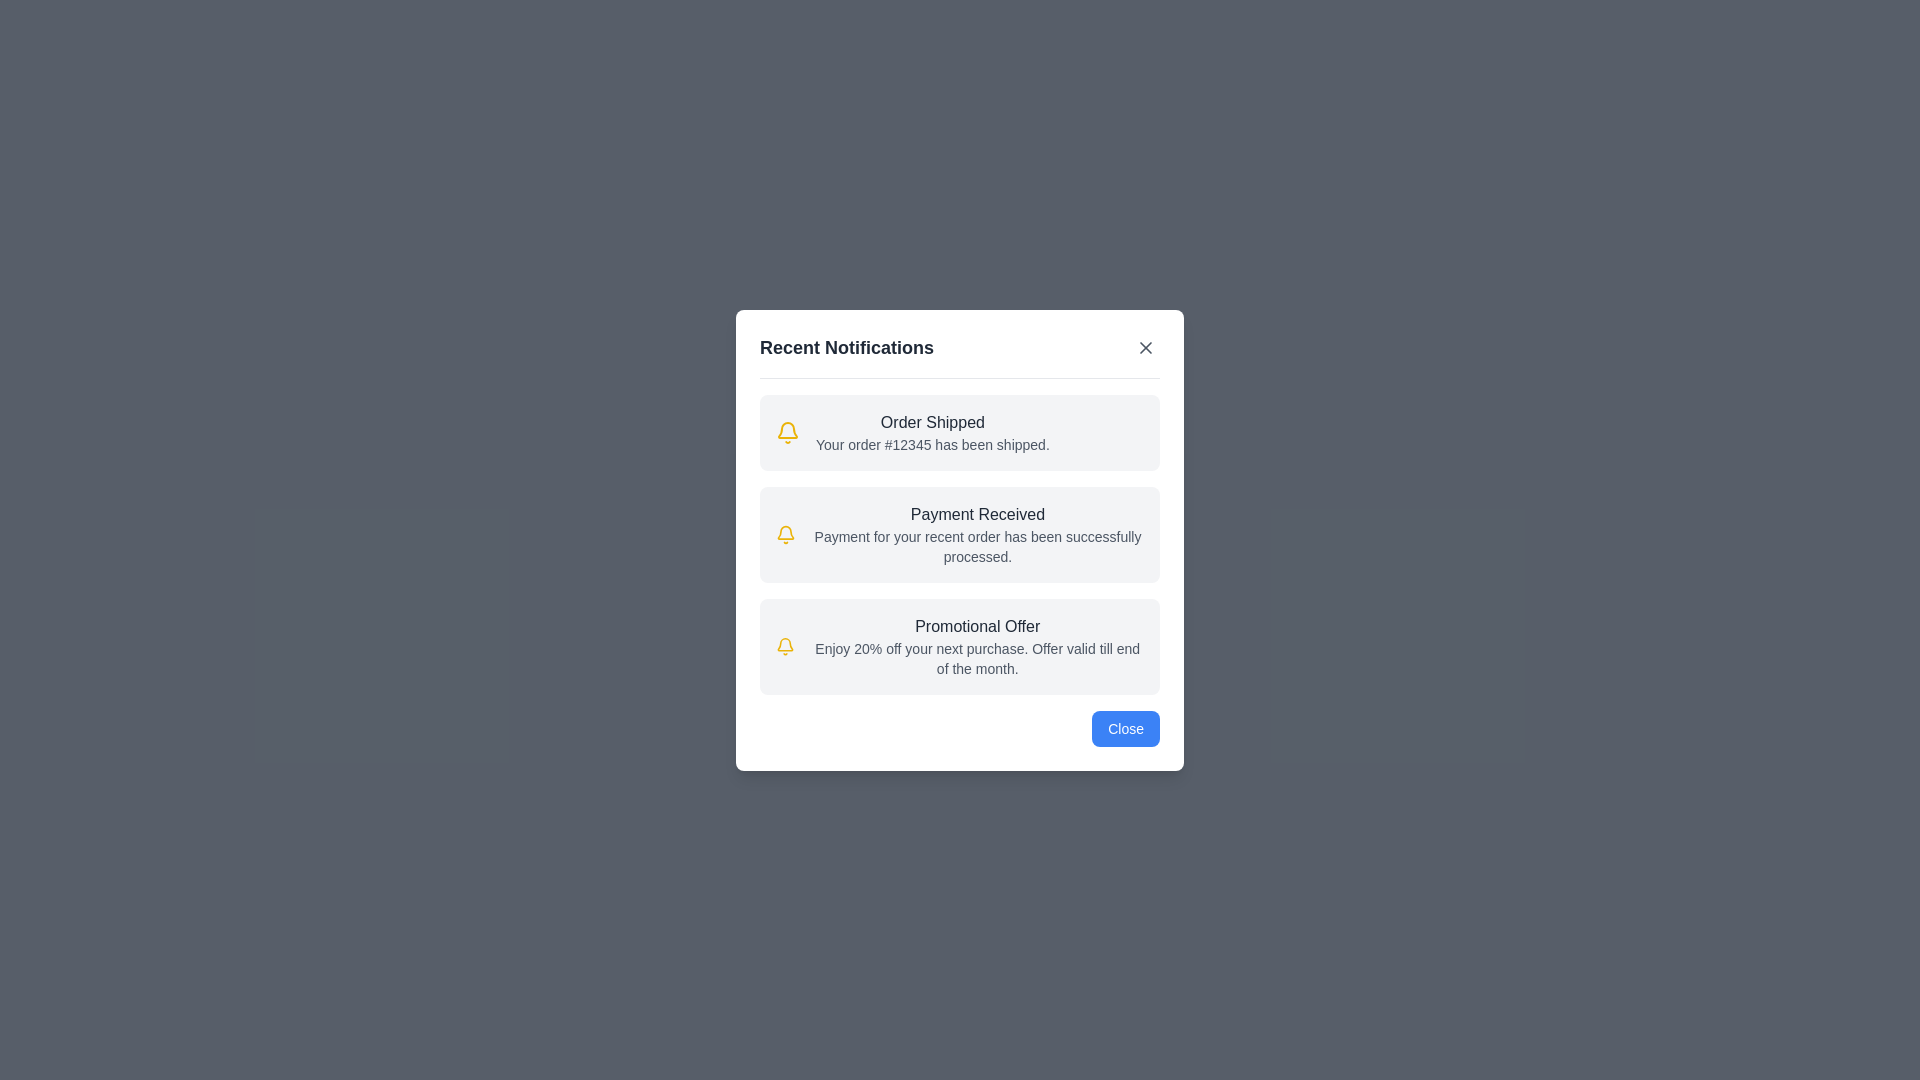 The image size is (1920, 1080). Describe the element at coordinates (960, 431) in the screenshot. I see `the notification item to read its details` at that location.